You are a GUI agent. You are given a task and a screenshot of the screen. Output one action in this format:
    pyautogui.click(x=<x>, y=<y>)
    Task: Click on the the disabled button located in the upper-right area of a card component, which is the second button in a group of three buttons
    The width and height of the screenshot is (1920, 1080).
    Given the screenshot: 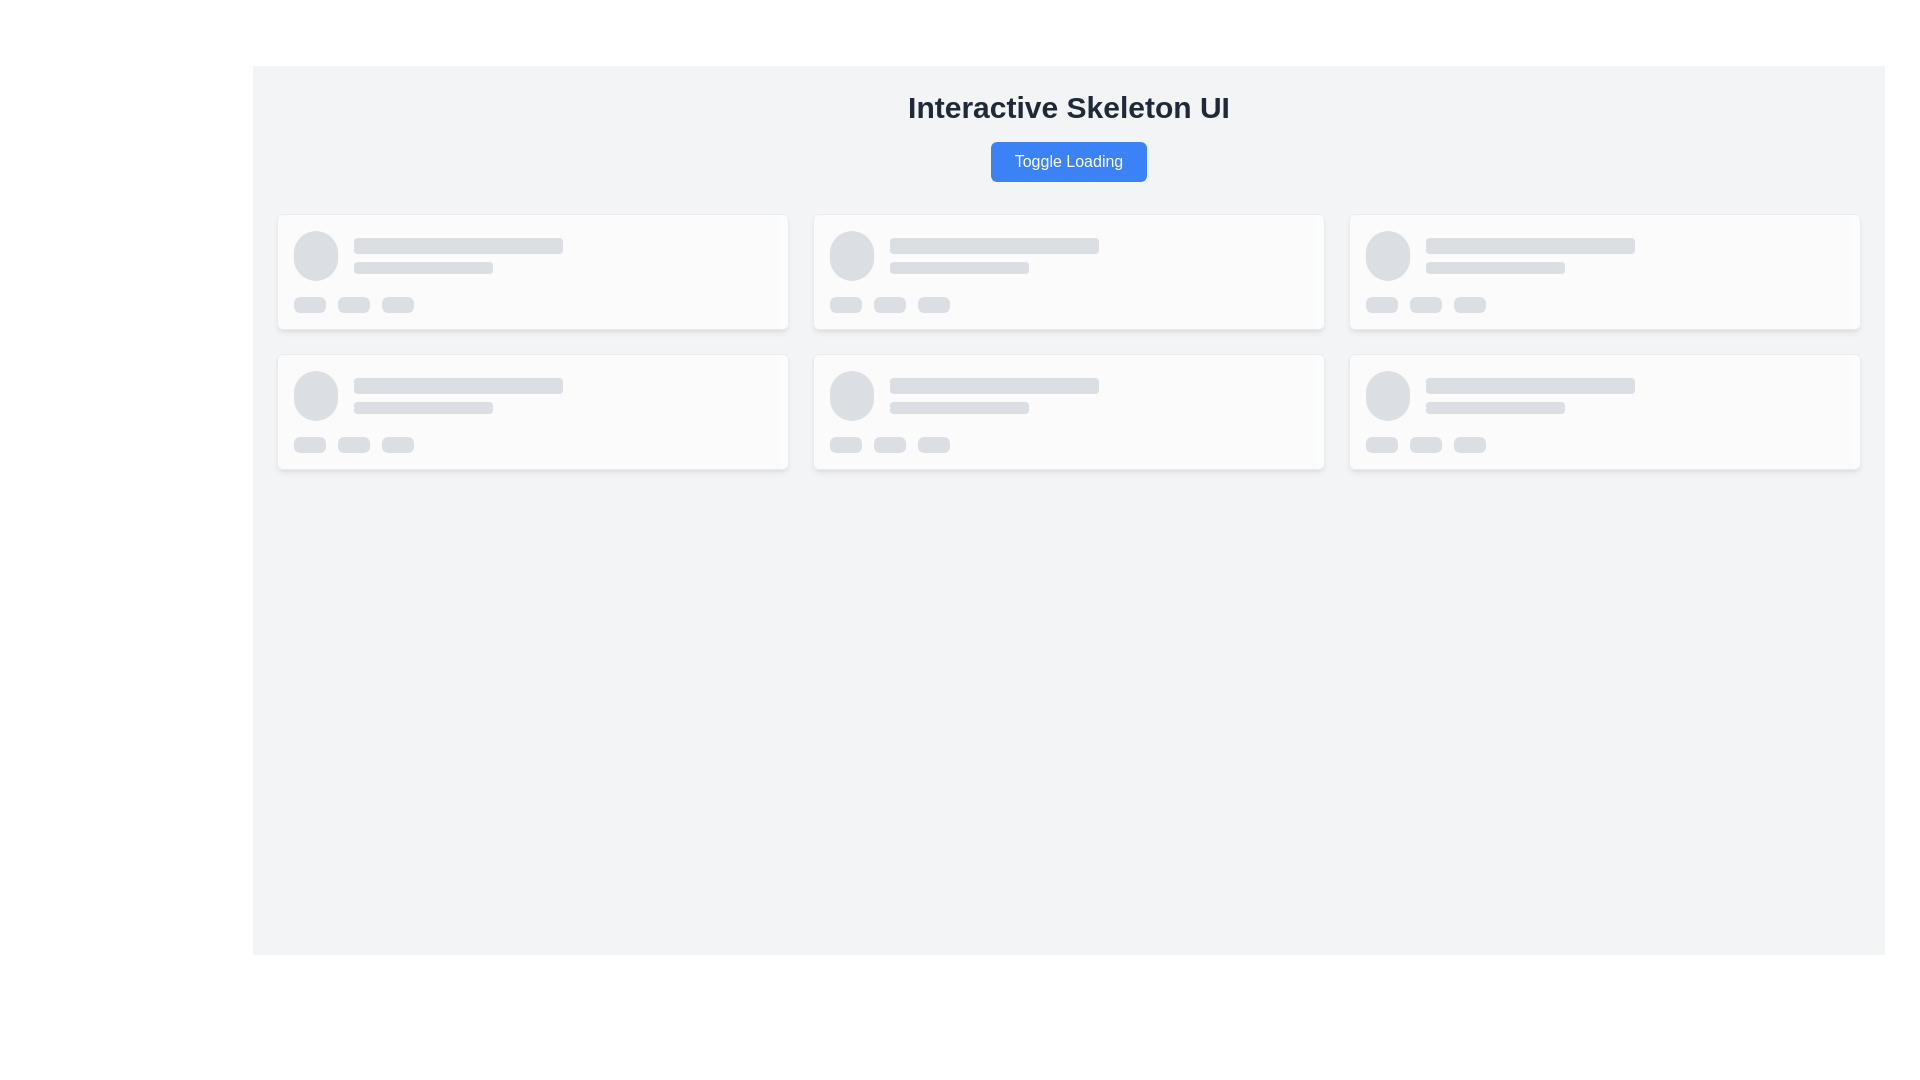 What is the action you would take?
    pyautogui.click(x=1424, y=304)
    